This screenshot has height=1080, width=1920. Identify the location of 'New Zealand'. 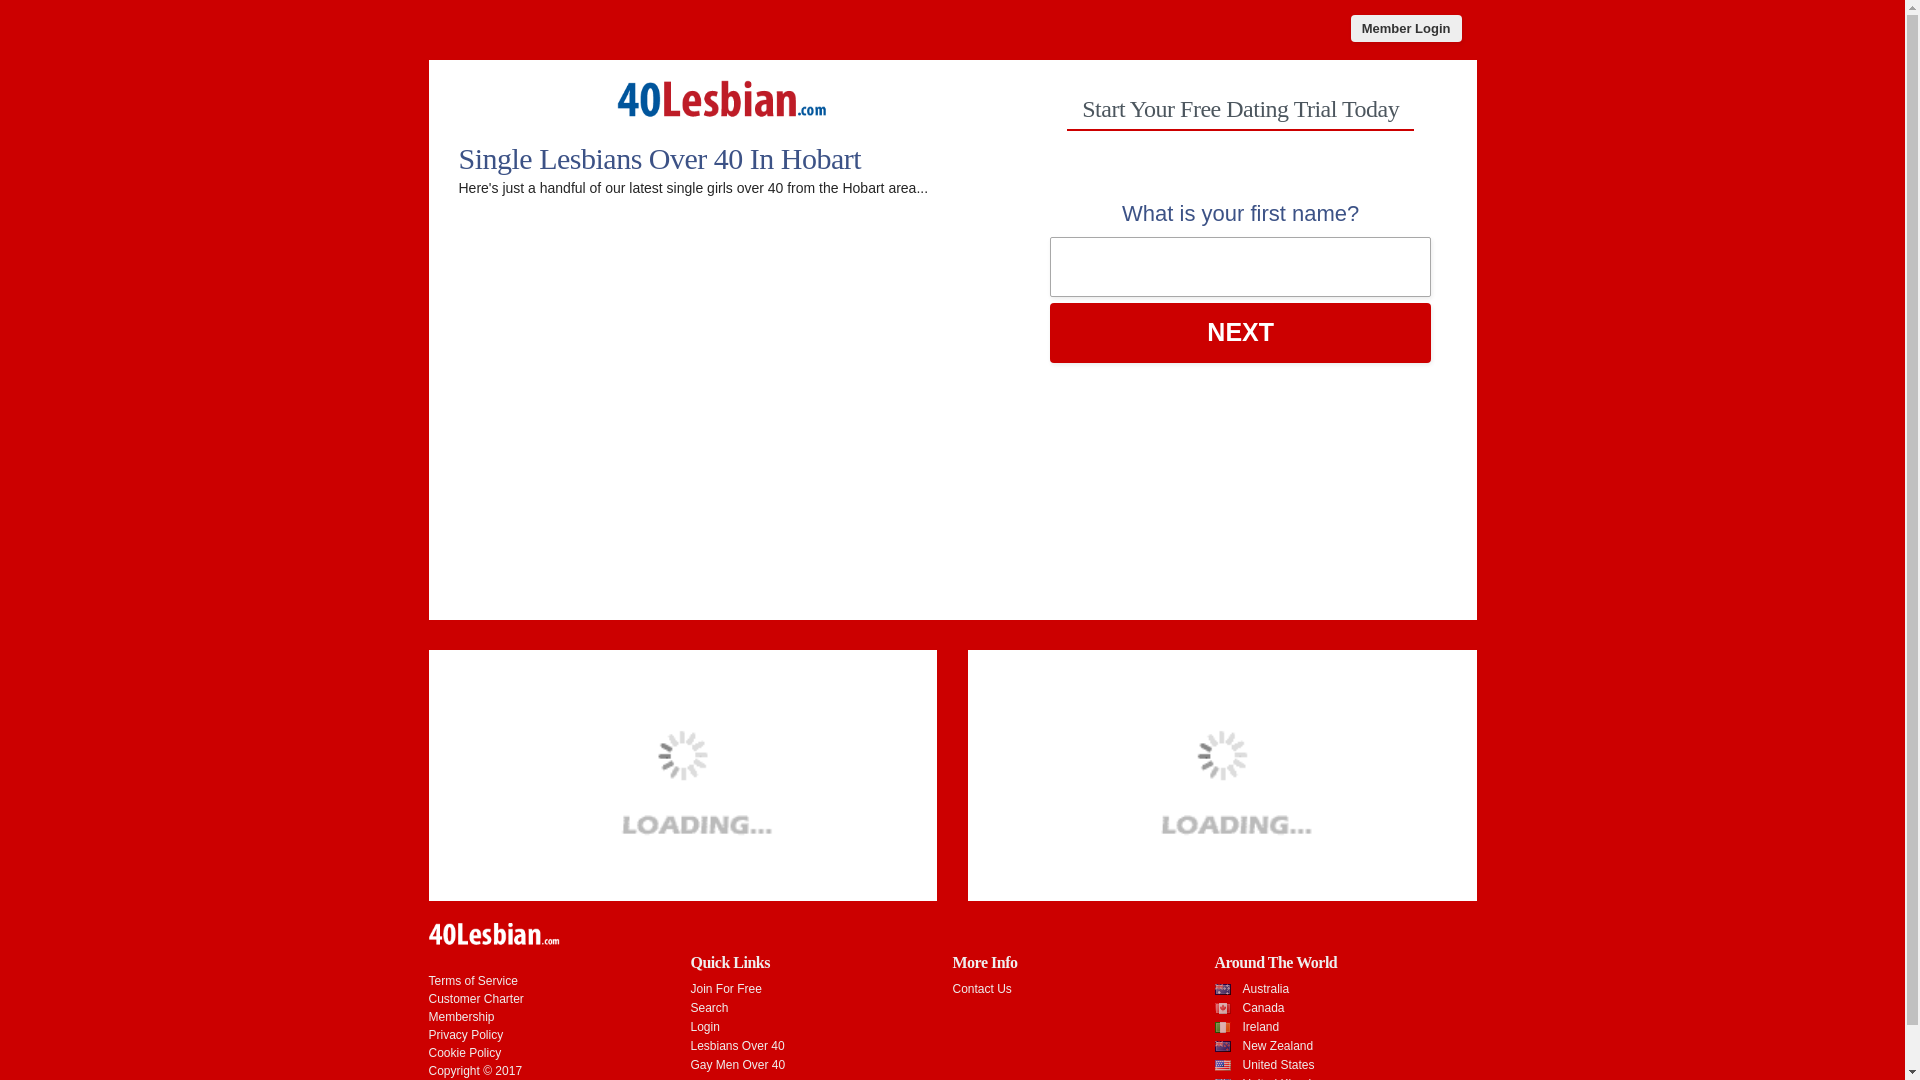
(1276, 1044).